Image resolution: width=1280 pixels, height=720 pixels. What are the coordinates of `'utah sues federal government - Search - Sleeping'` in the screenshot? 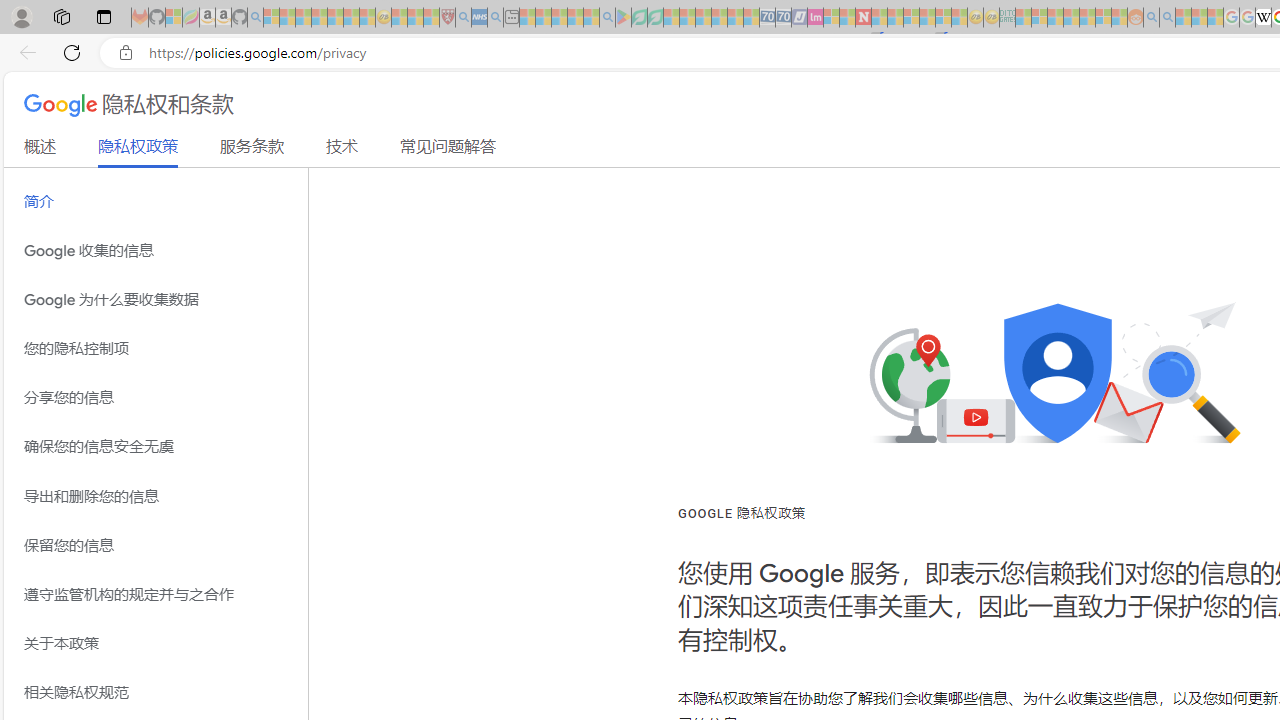 It's located at (495, 17).